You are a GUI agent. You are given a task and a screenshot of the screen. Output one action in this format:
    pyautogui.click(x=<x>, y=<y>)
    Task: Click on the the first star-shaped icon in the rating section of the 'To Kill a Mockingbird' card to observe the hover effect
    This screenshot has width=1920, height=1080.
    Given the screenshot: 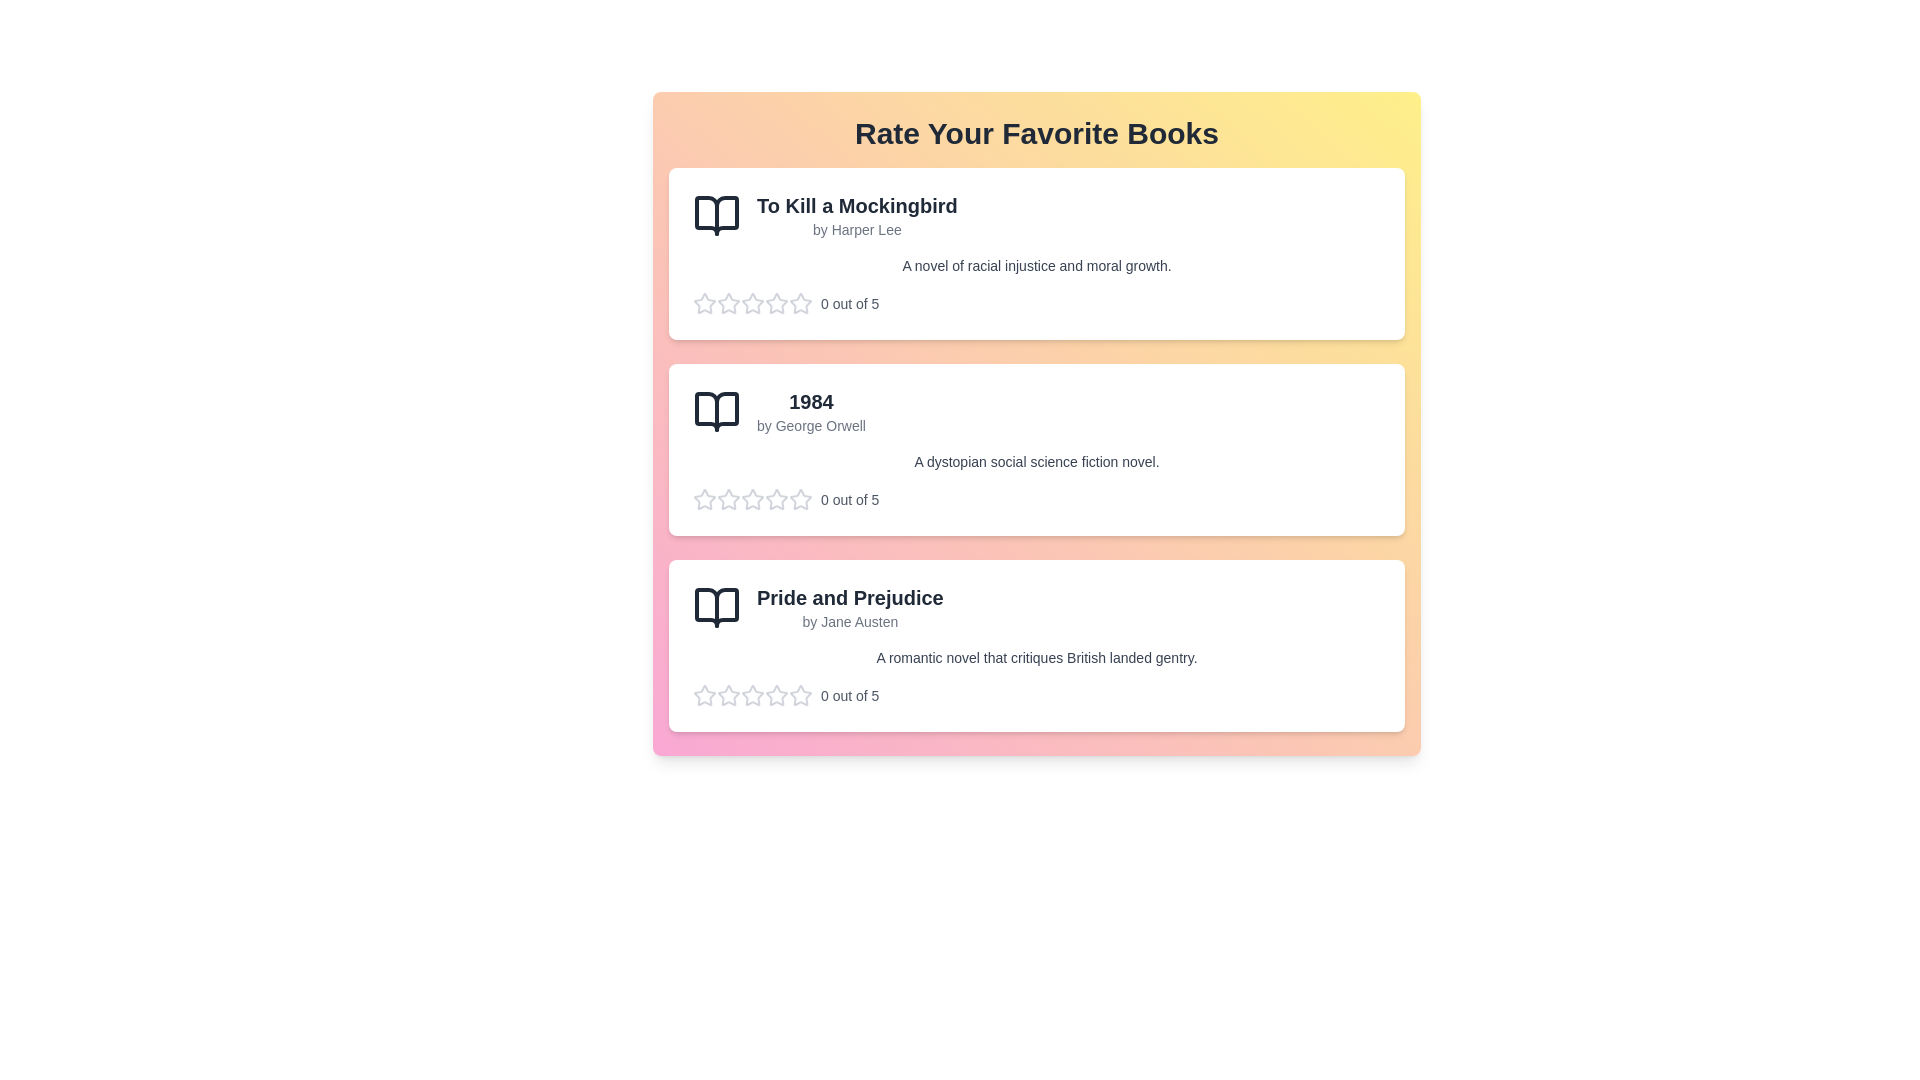 What is the action you would take?
    pyautogui.click(x=705, y=304)
    